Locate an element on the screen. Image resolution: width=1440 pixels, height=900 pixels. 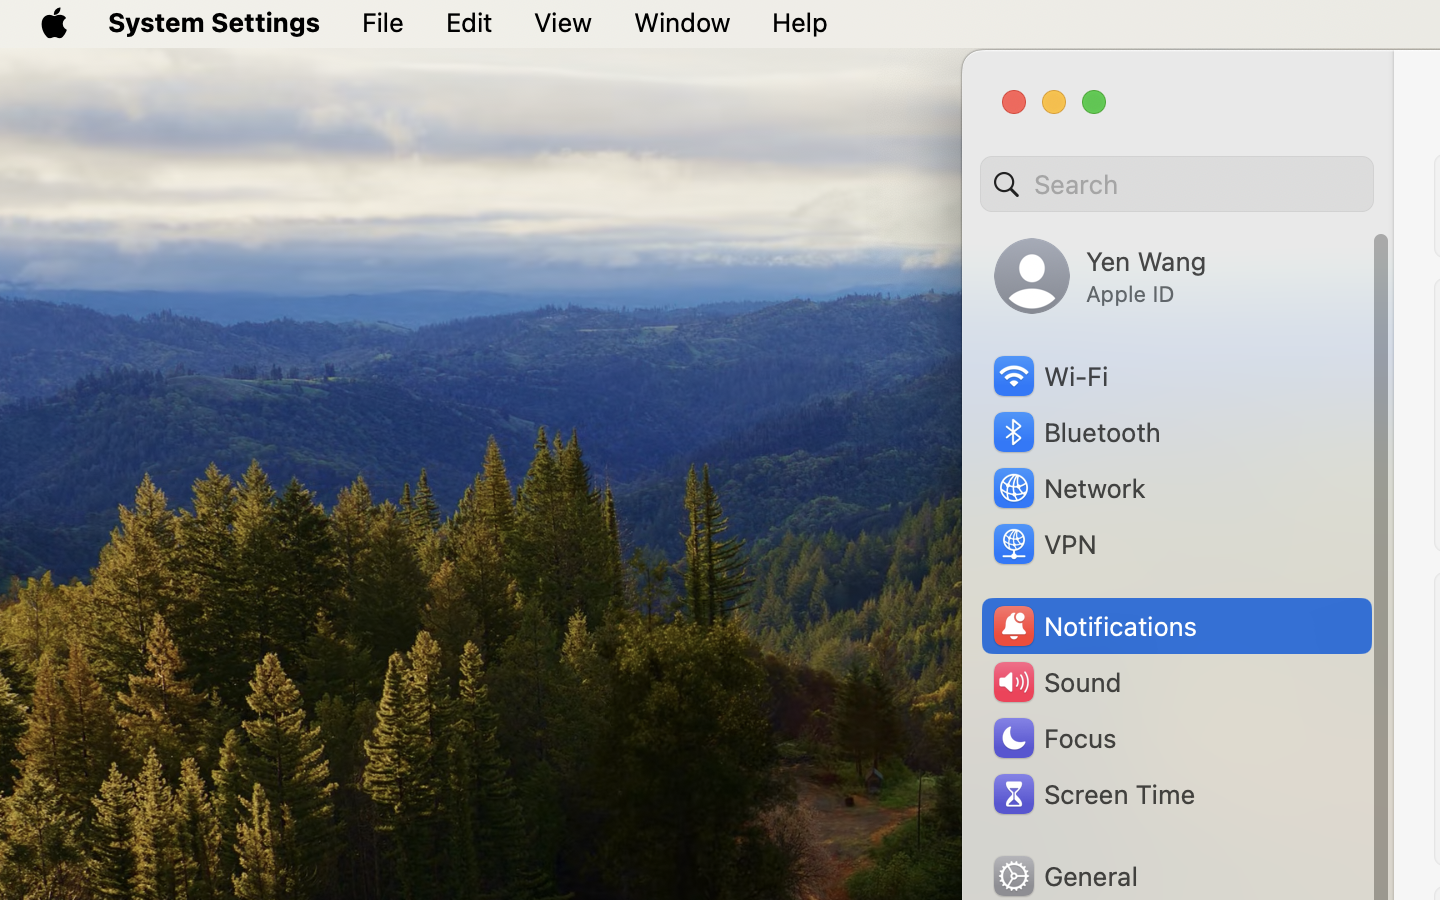
'VPN' is located at coordinates (1042, 542).